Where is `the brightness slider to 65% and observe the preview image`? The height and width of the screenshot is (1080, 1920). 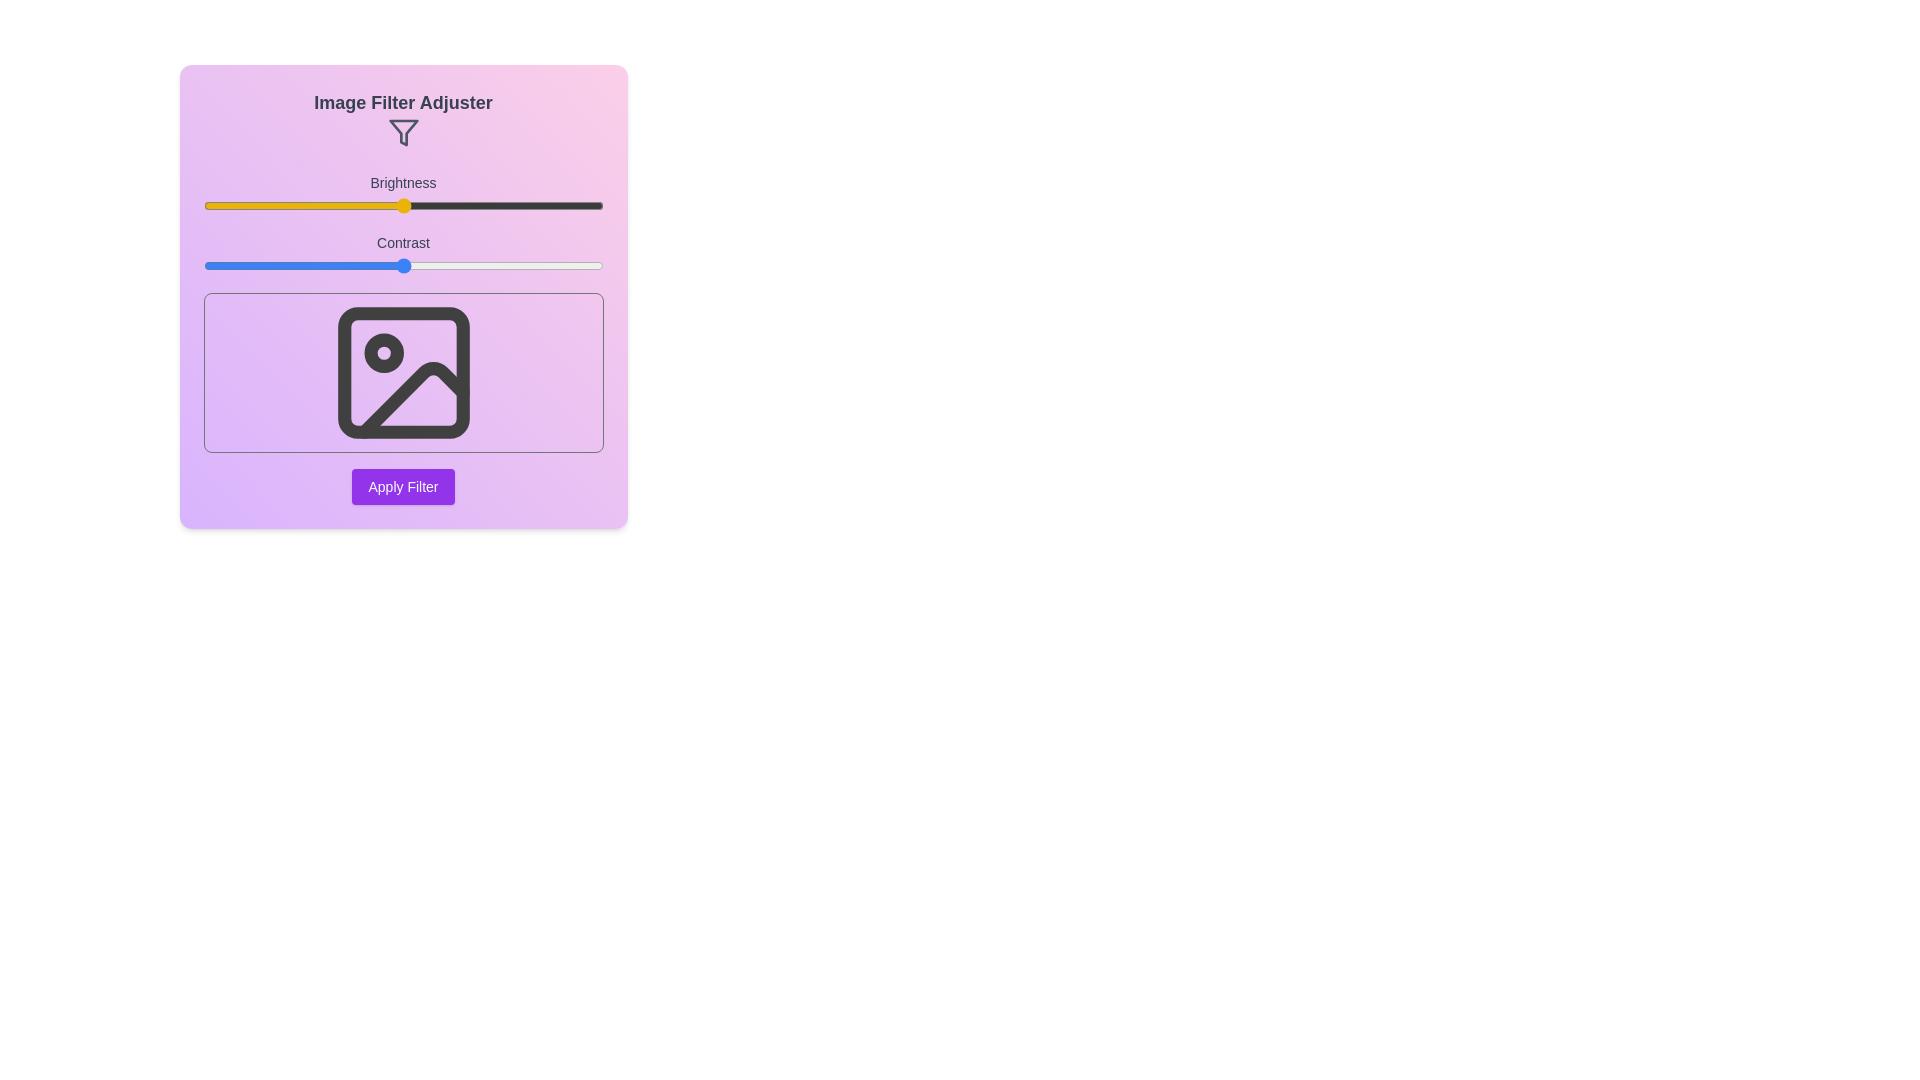
the brightness slider to 65% and observe the preview image is located at coordinates (462, 205).